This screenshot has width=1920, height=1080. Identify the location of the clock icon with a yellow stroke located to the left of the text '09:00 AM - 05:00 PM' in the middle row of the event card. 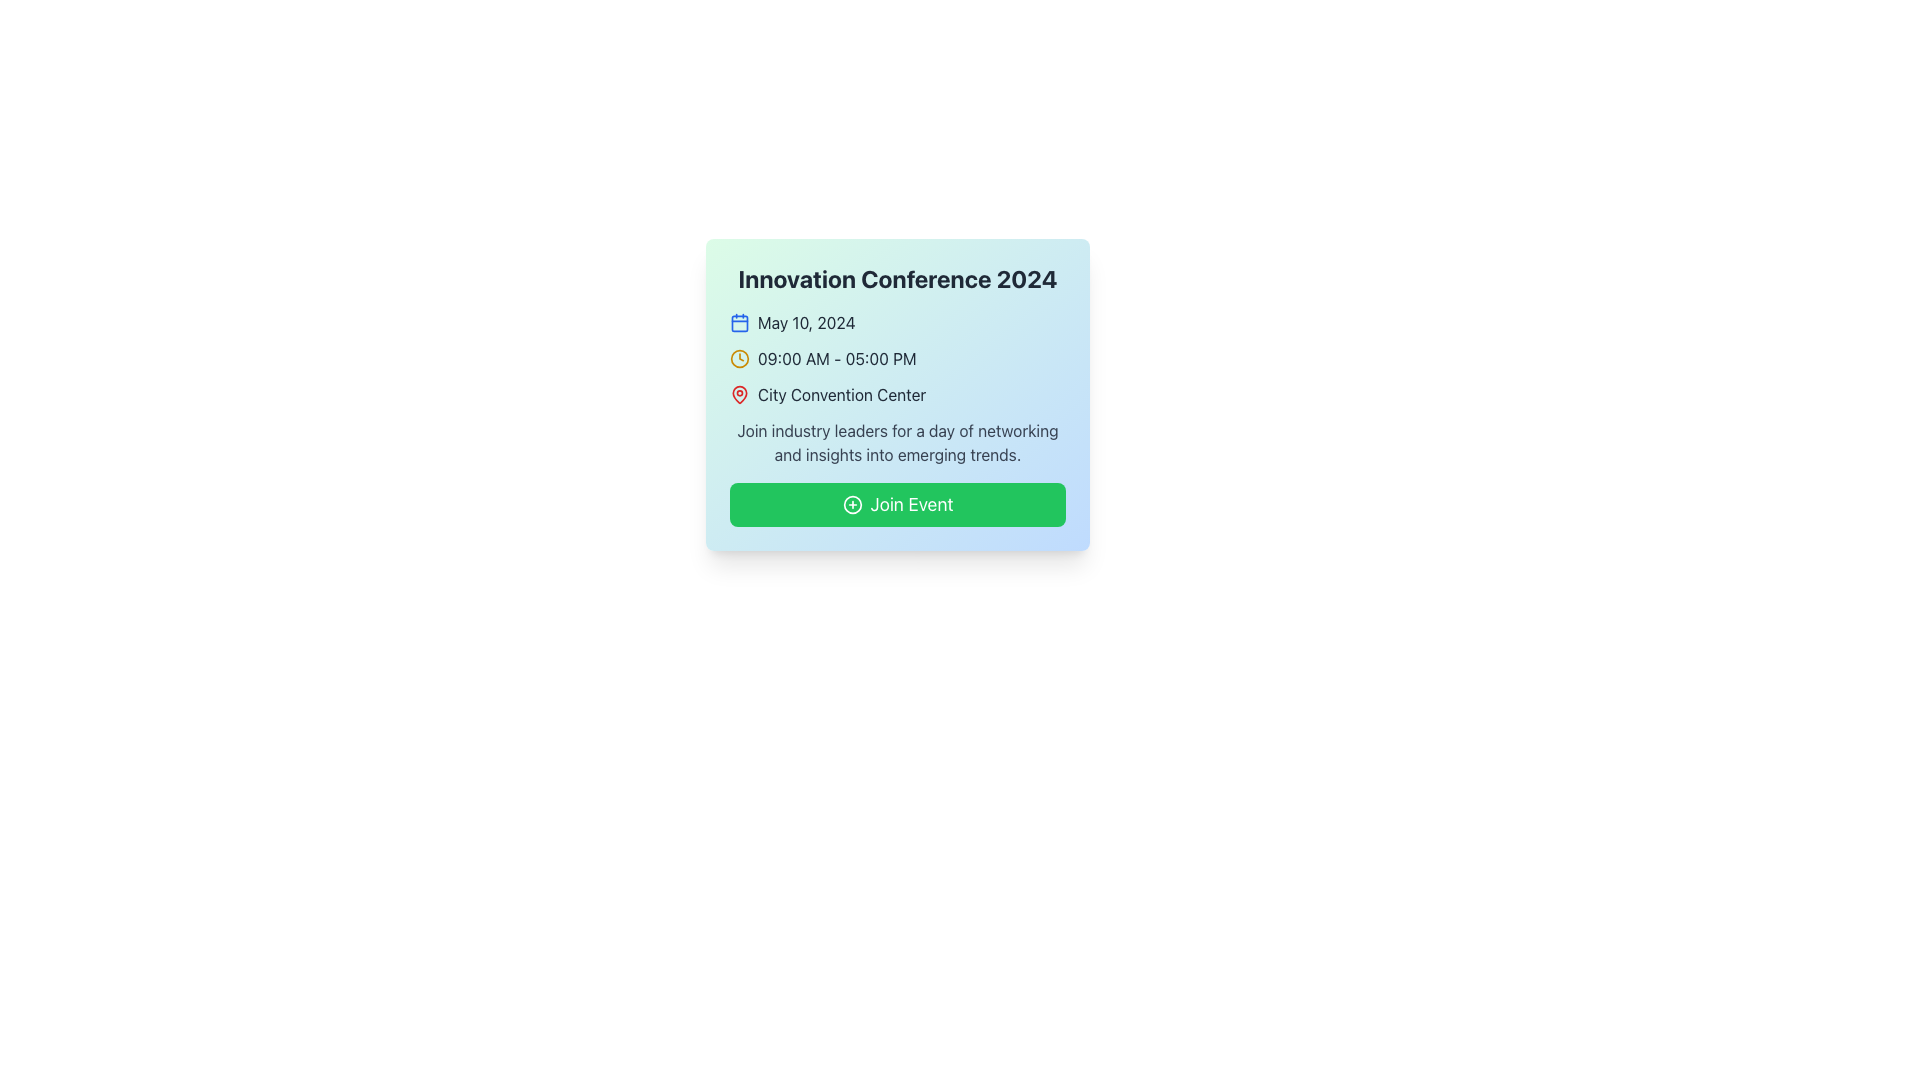
(738, 357).